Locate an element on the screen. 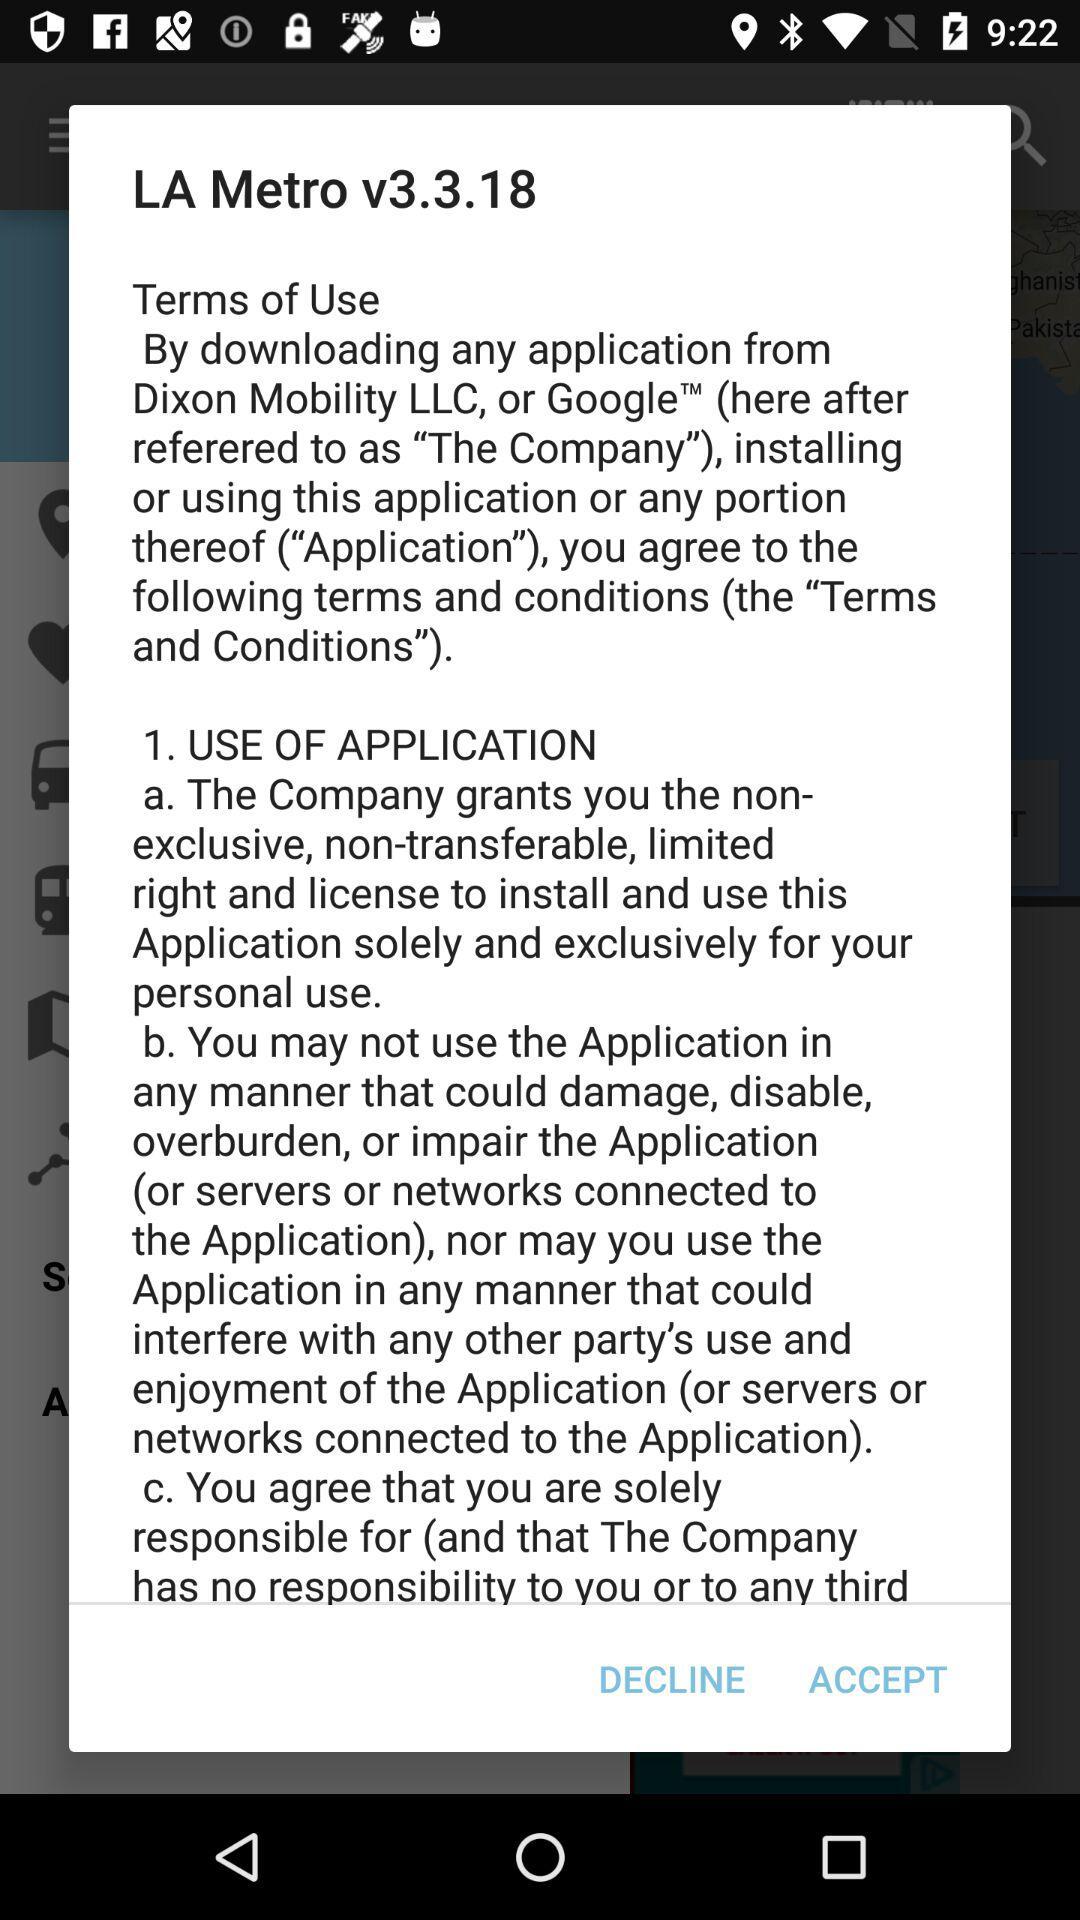 The image size is (1080, 1920). the decline is located at coordinates (671, 1678).